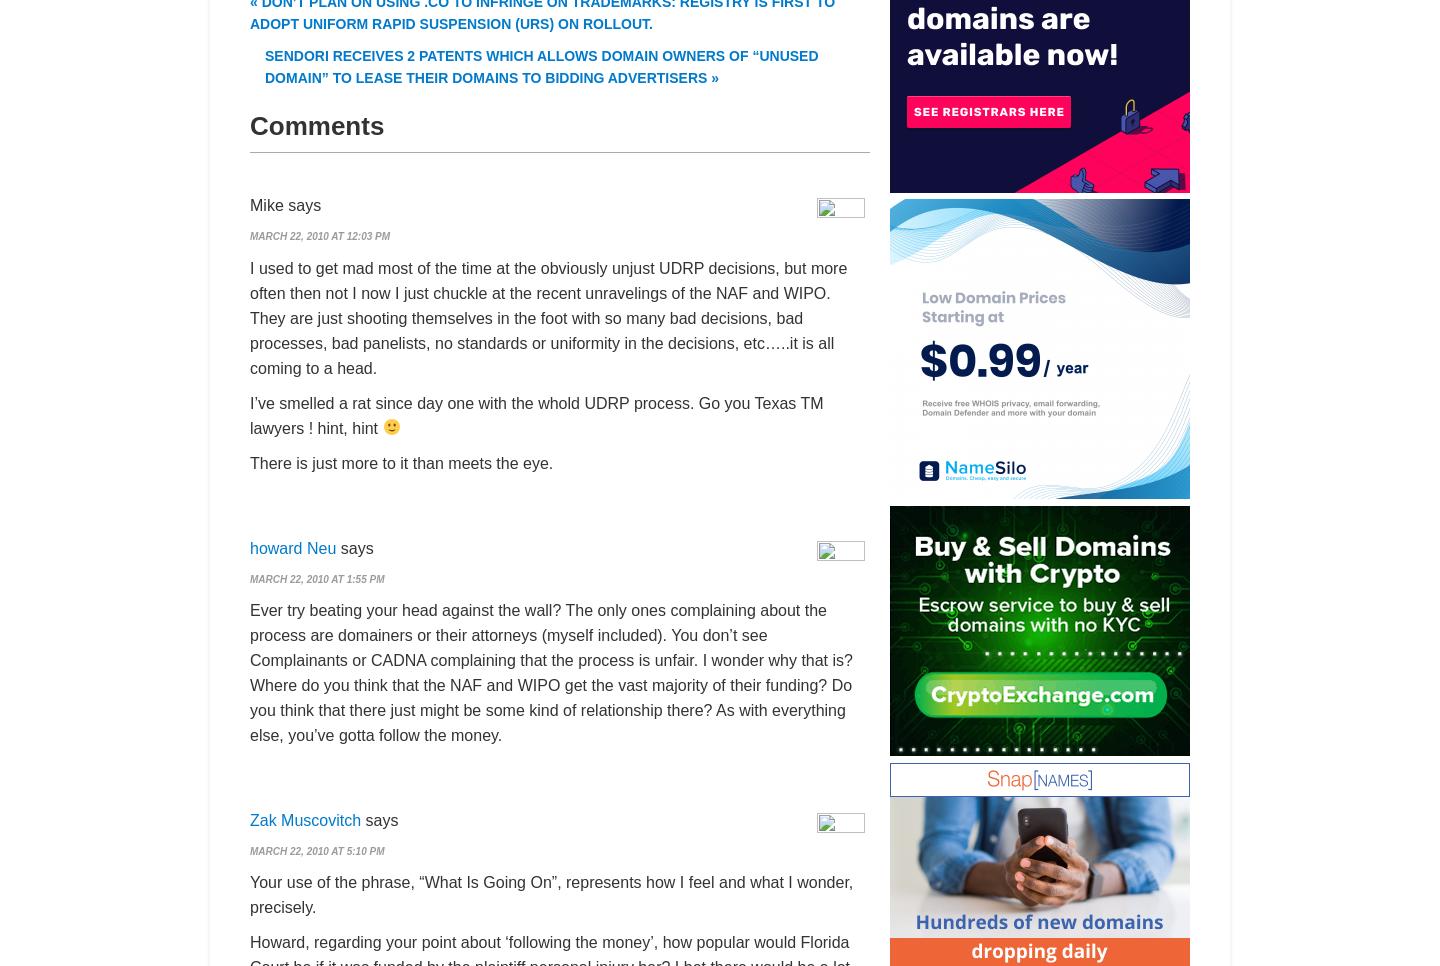 The width and height of the screenshot is (1440, 966). Describe the element at coordinates (248, 577) in the screenshot. I see `'March 22, 2010 at 1:55 pm'` at that location.